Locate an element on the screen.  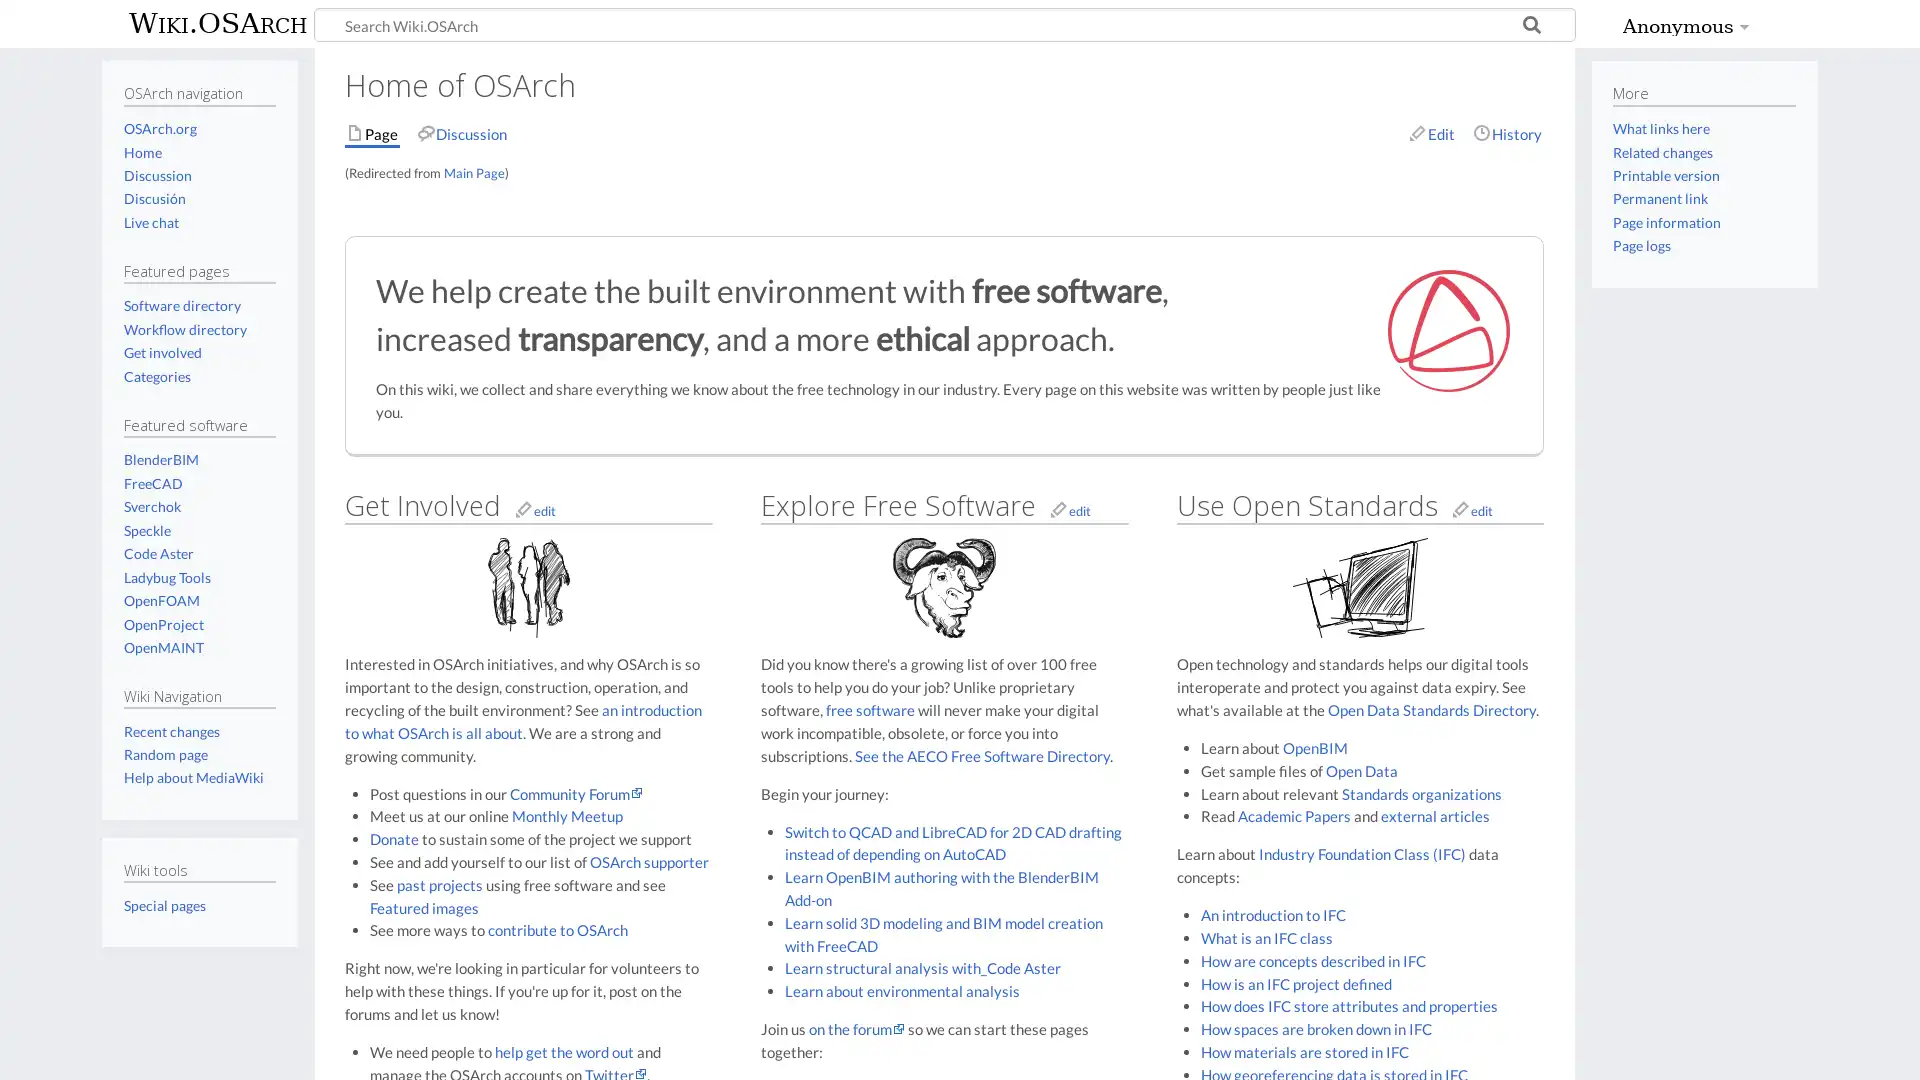
Search is located at coordinates (1530, 27).